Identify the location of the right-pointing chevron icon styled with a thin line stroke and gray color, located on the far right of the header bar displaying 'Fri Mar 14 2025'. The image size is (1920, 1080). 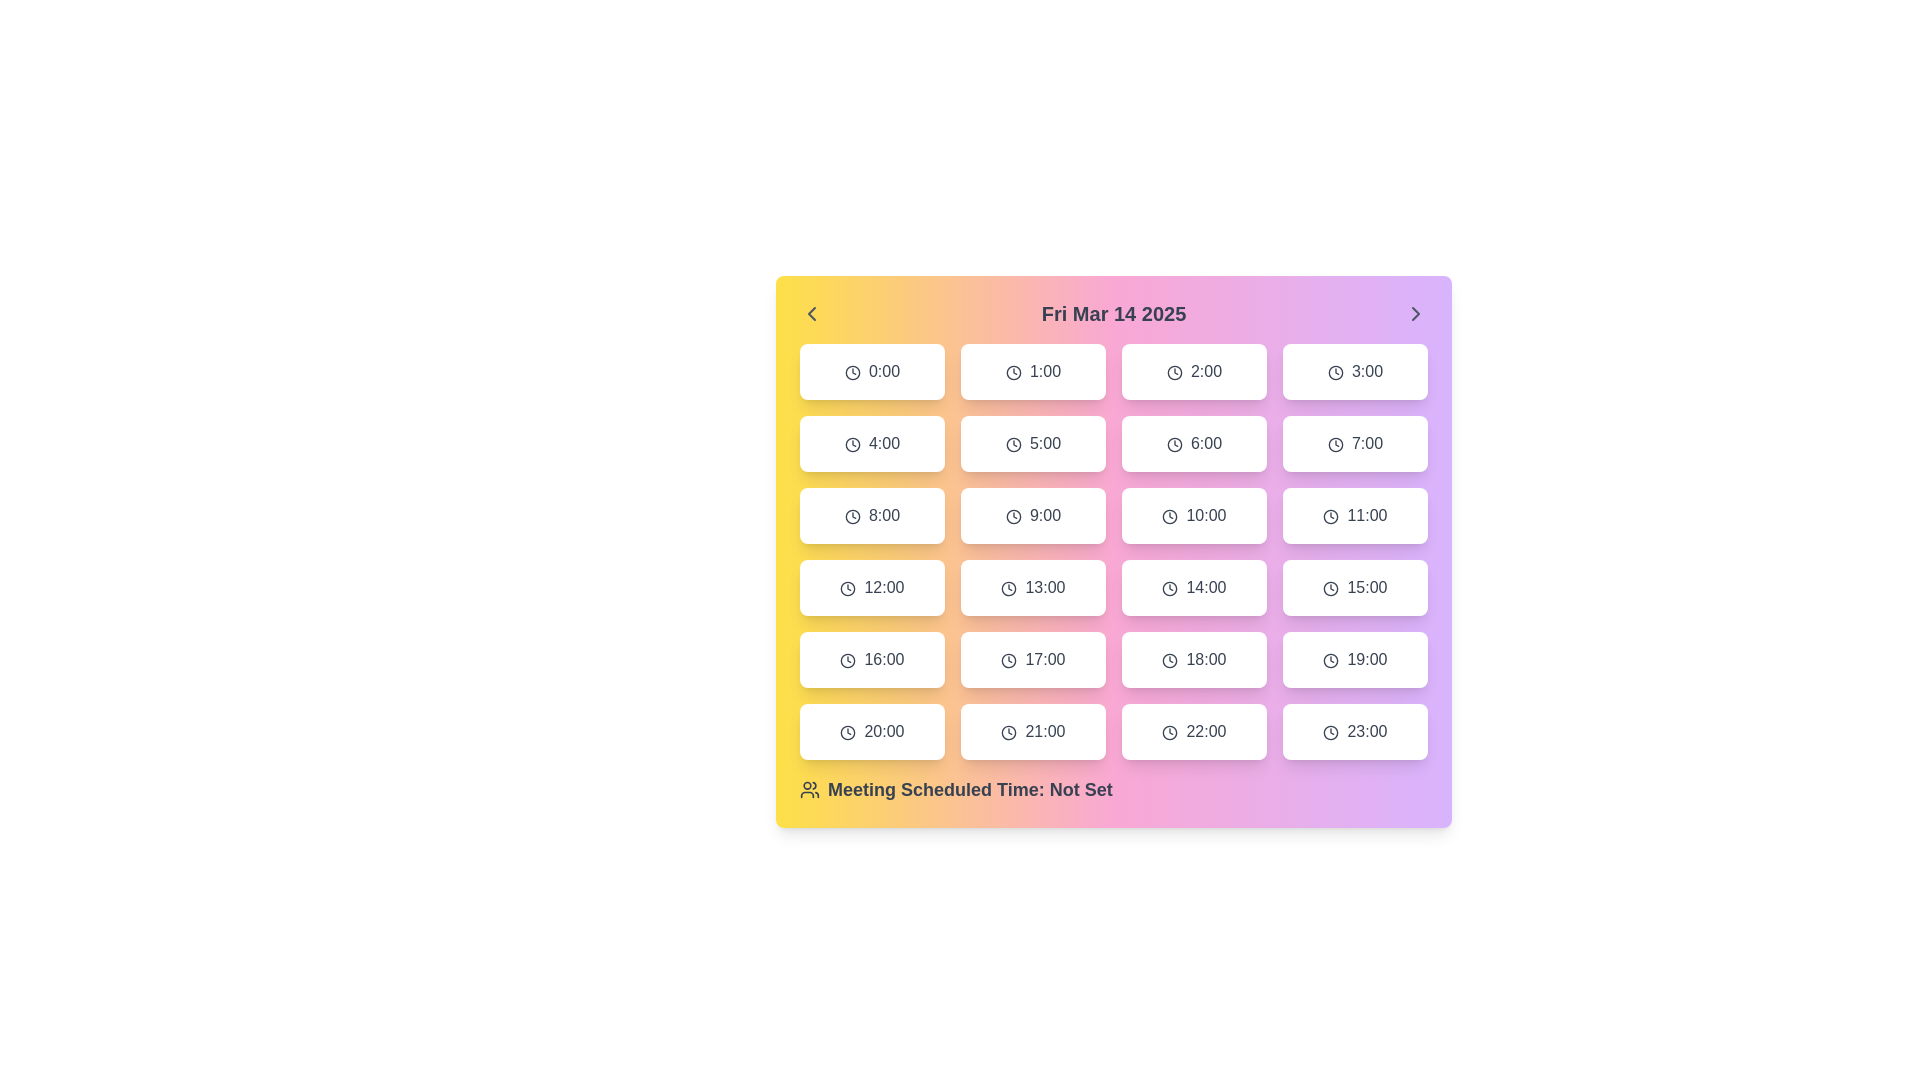
(1415, 313).